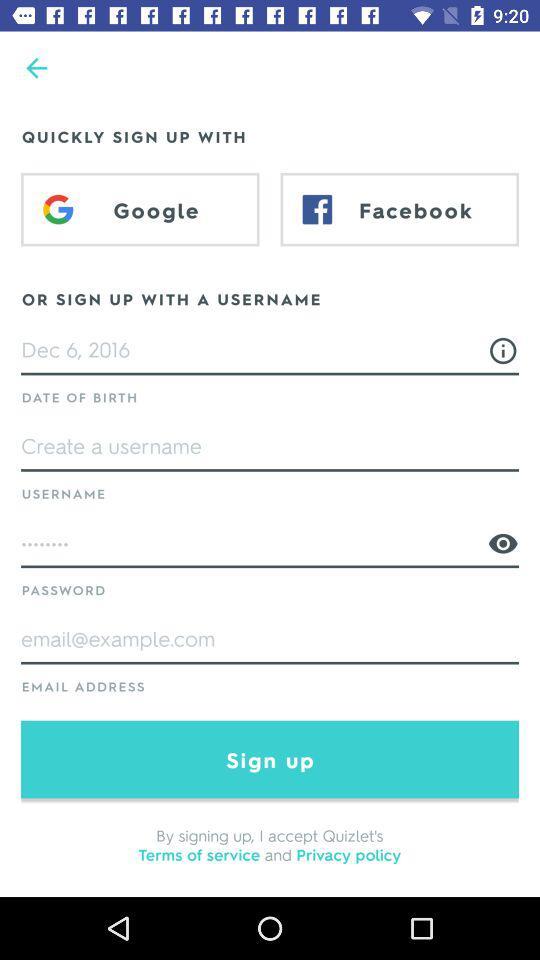 Image resolution: width=540 pixels, height=960 pixels. Describe the element at coordinates (399, 209) in the screenshot. I see `facebook` at that location.